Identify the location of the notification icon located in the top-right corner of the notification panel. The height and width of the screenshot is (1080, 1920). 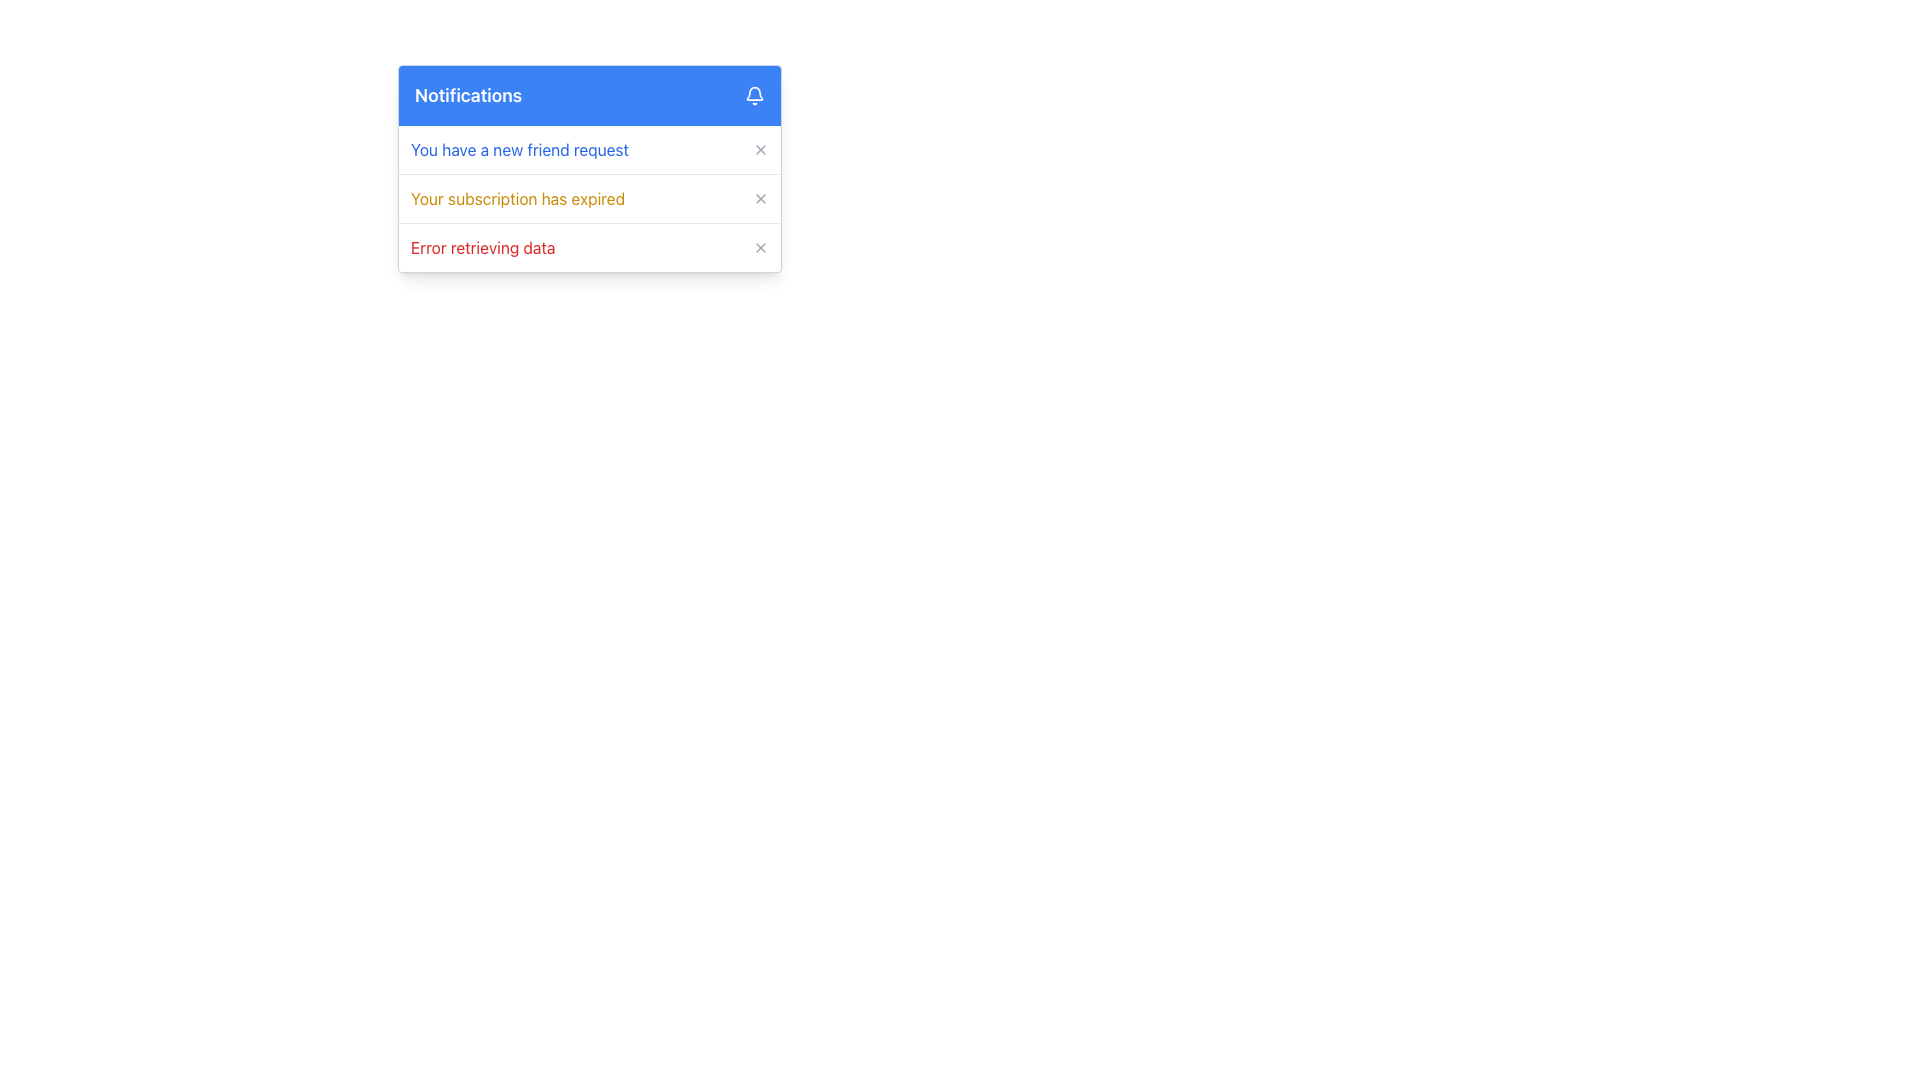
(753, 96).